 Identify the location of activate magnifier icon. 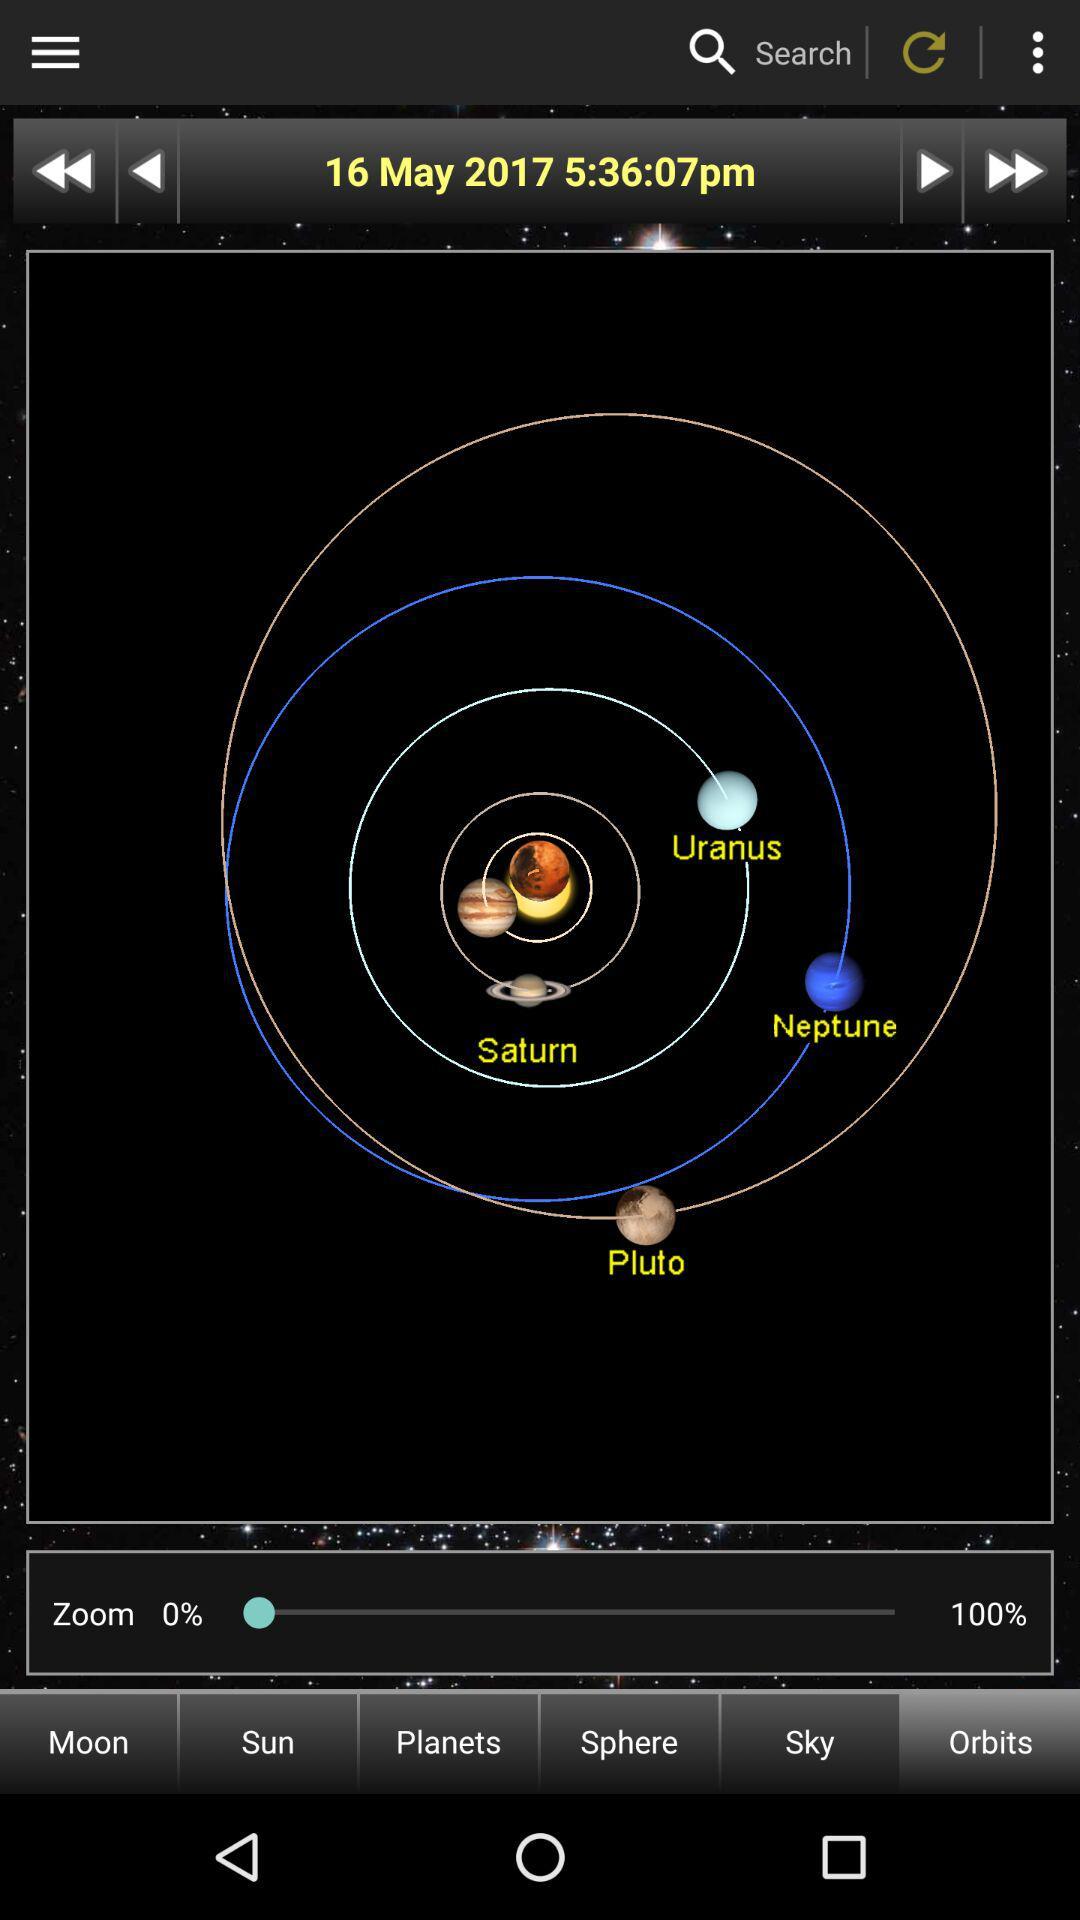
(712, 52).